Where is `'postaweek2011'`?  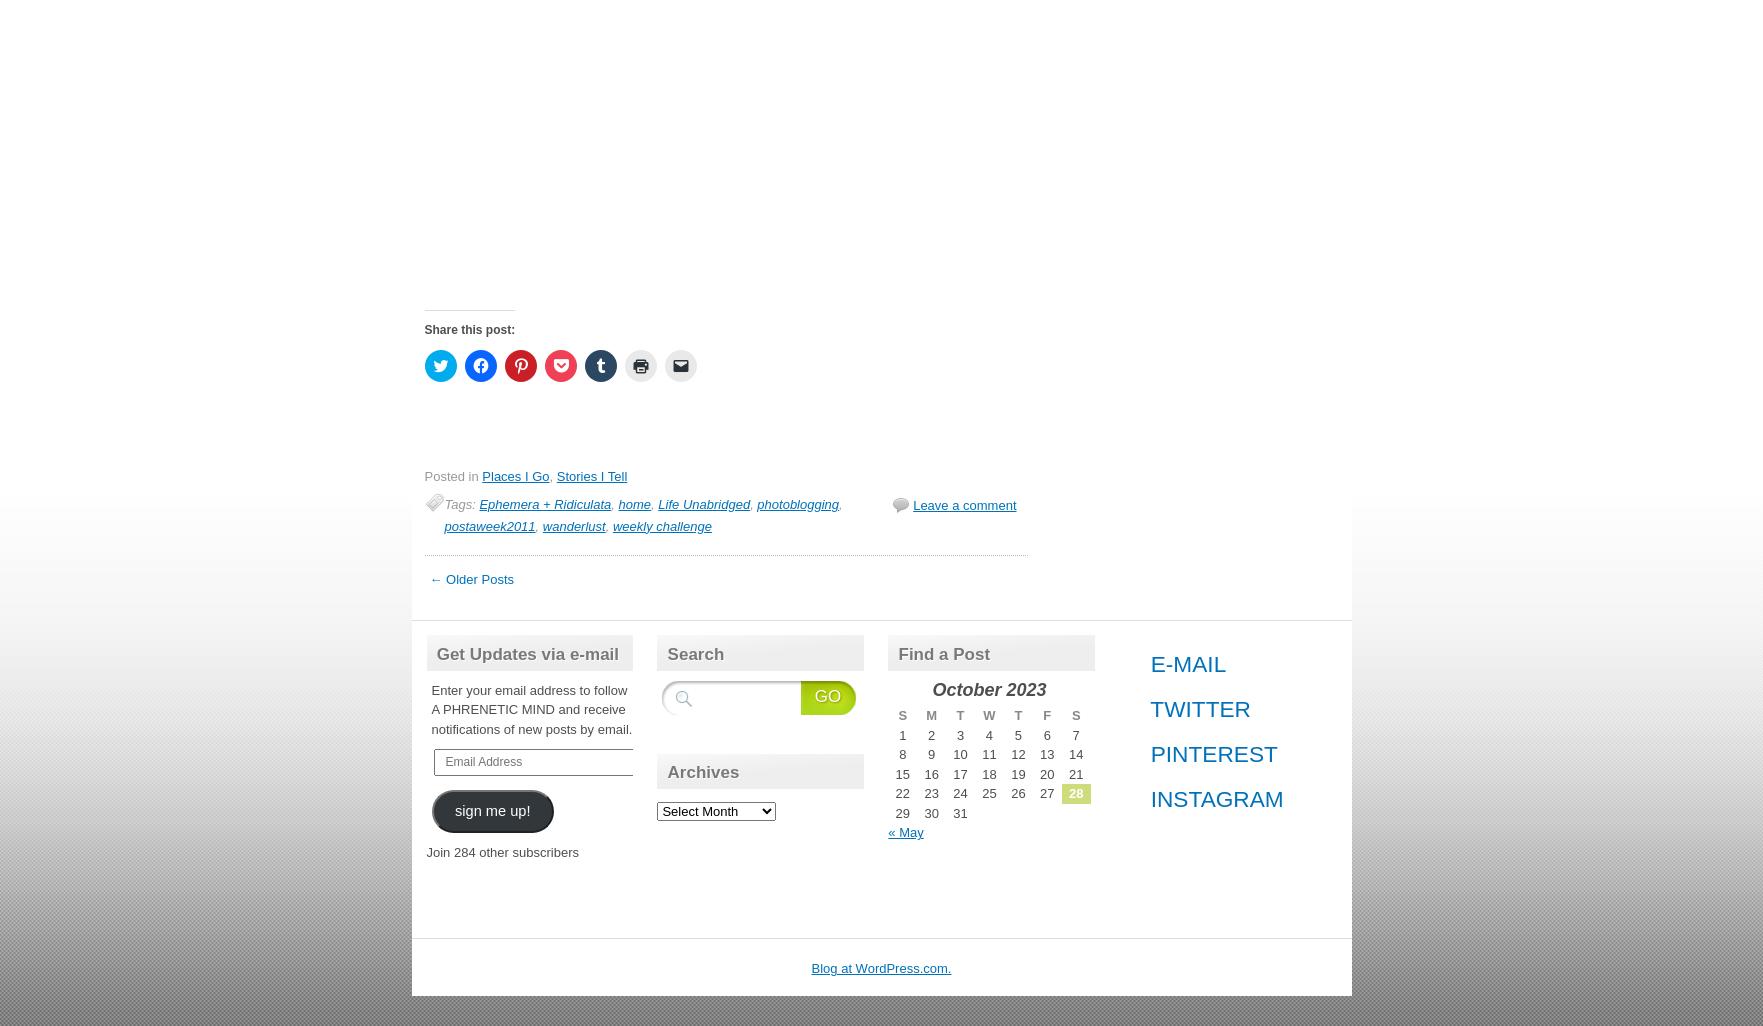
'postaweek2011' is located at coordinates (489, 525).